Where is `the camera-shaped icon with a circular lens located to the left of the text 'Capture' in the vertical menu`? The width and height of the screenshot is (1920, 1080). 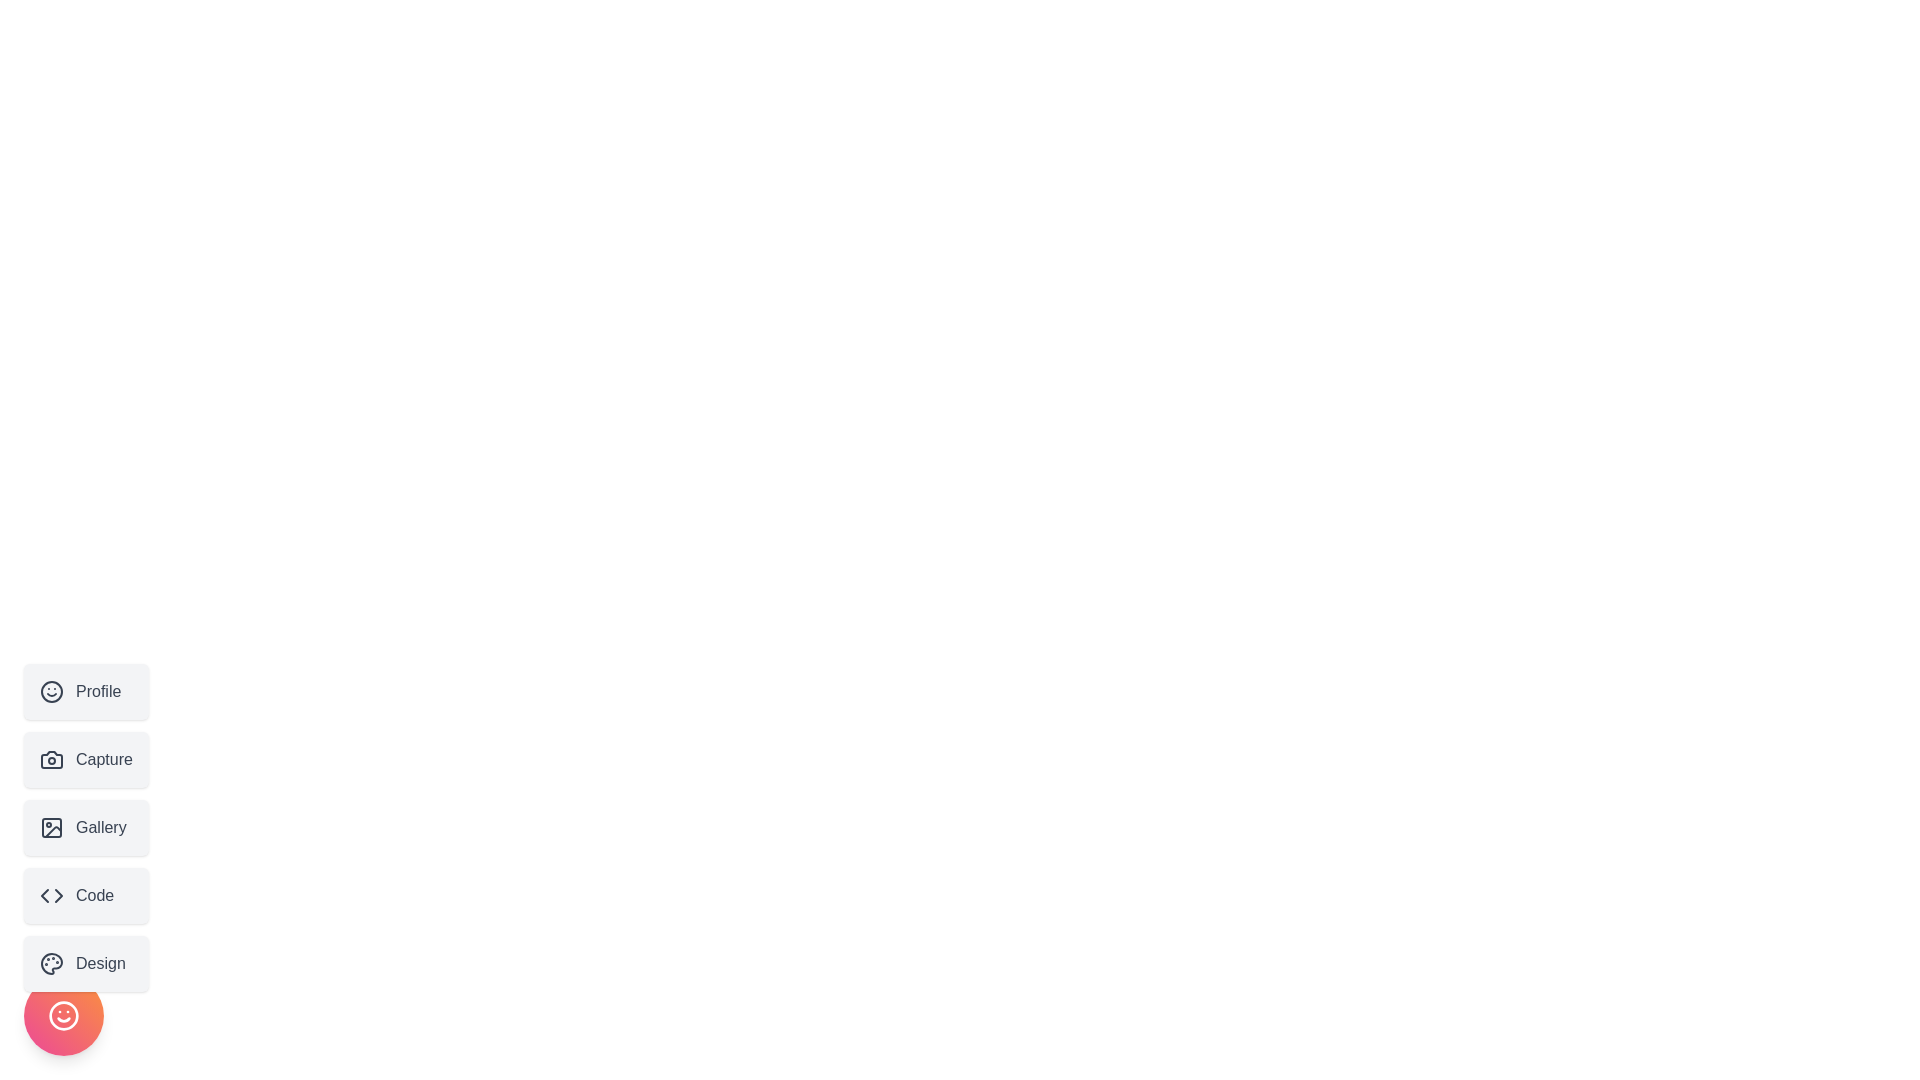
the camera-shaped icon with a circular lens located to the left of the text 'Capture' in the vertical menu is located at coordinates (52, 759).